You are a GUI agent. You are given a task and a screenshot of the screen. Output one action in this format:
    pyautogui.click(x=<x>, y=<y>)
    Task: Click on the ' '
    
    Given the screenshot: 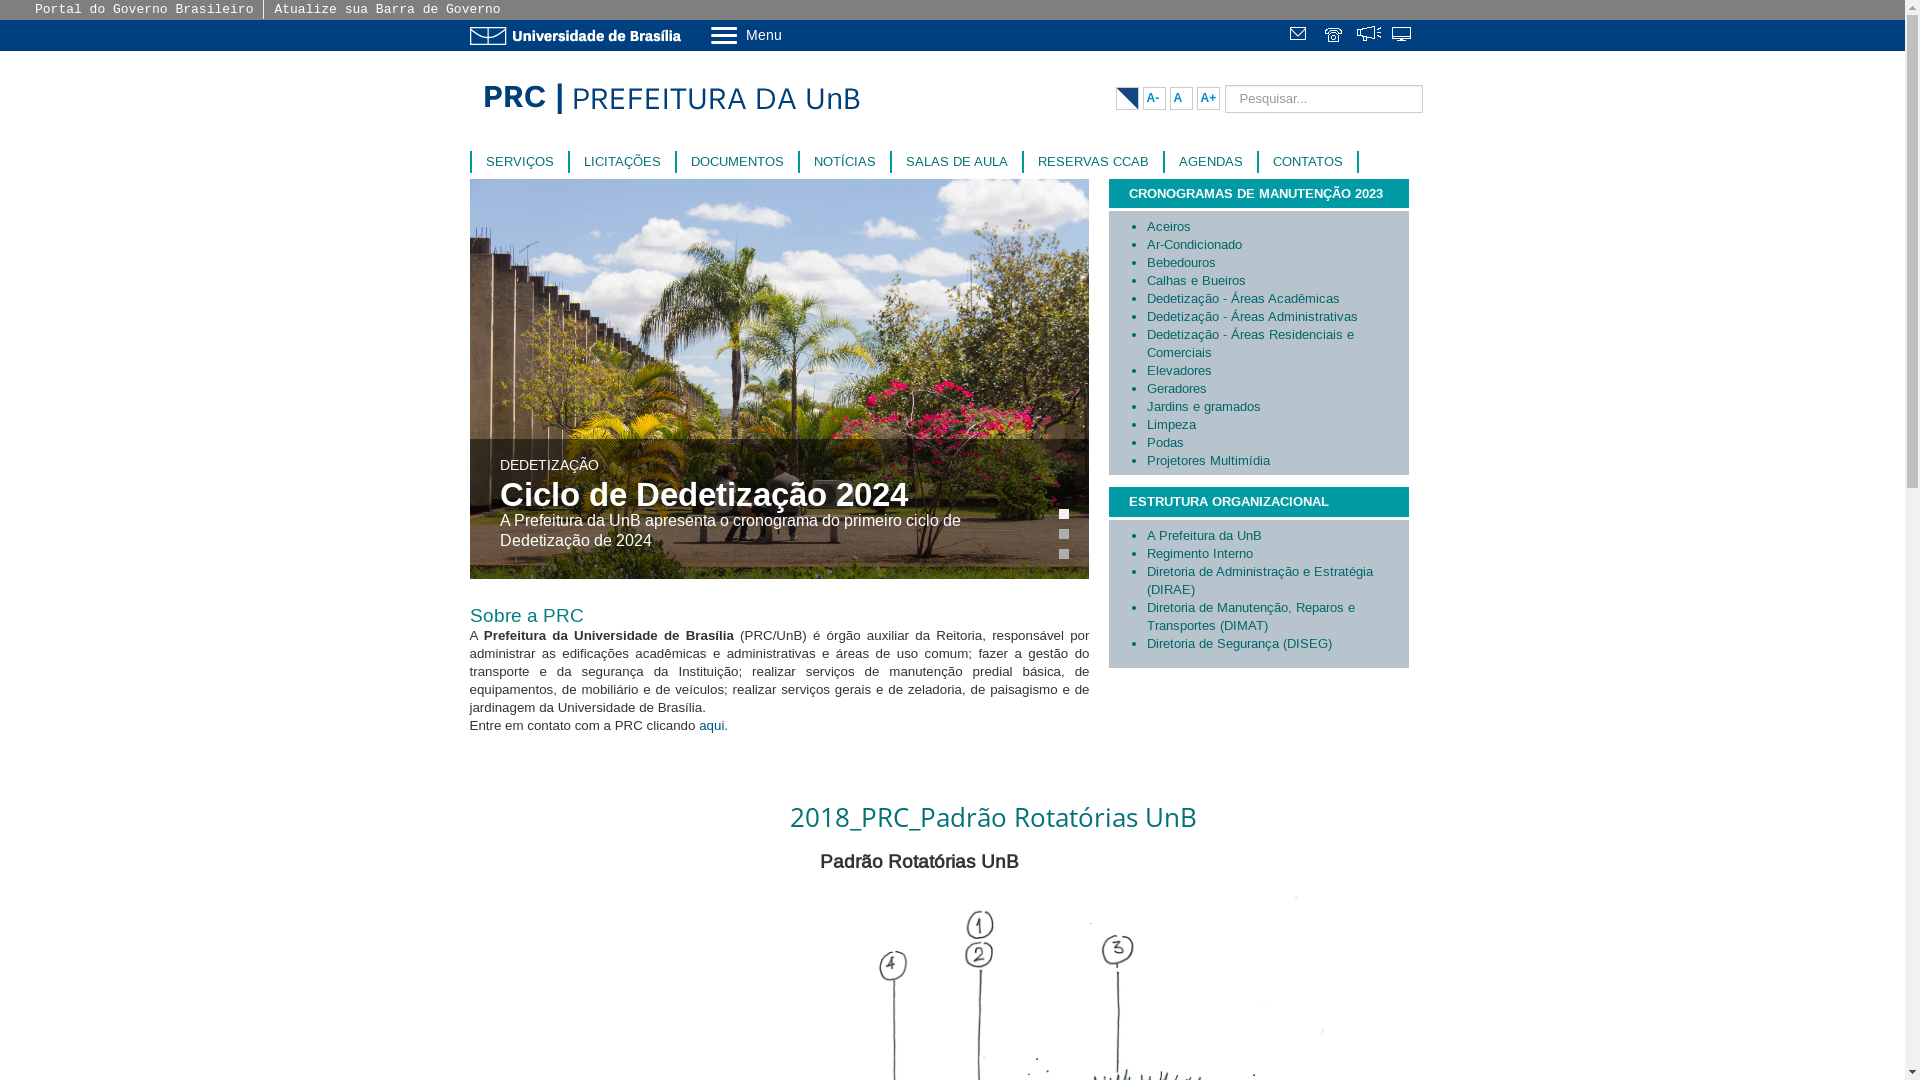 What is the action you would take?
    pyautogui.click(x=1367, y=36)
    